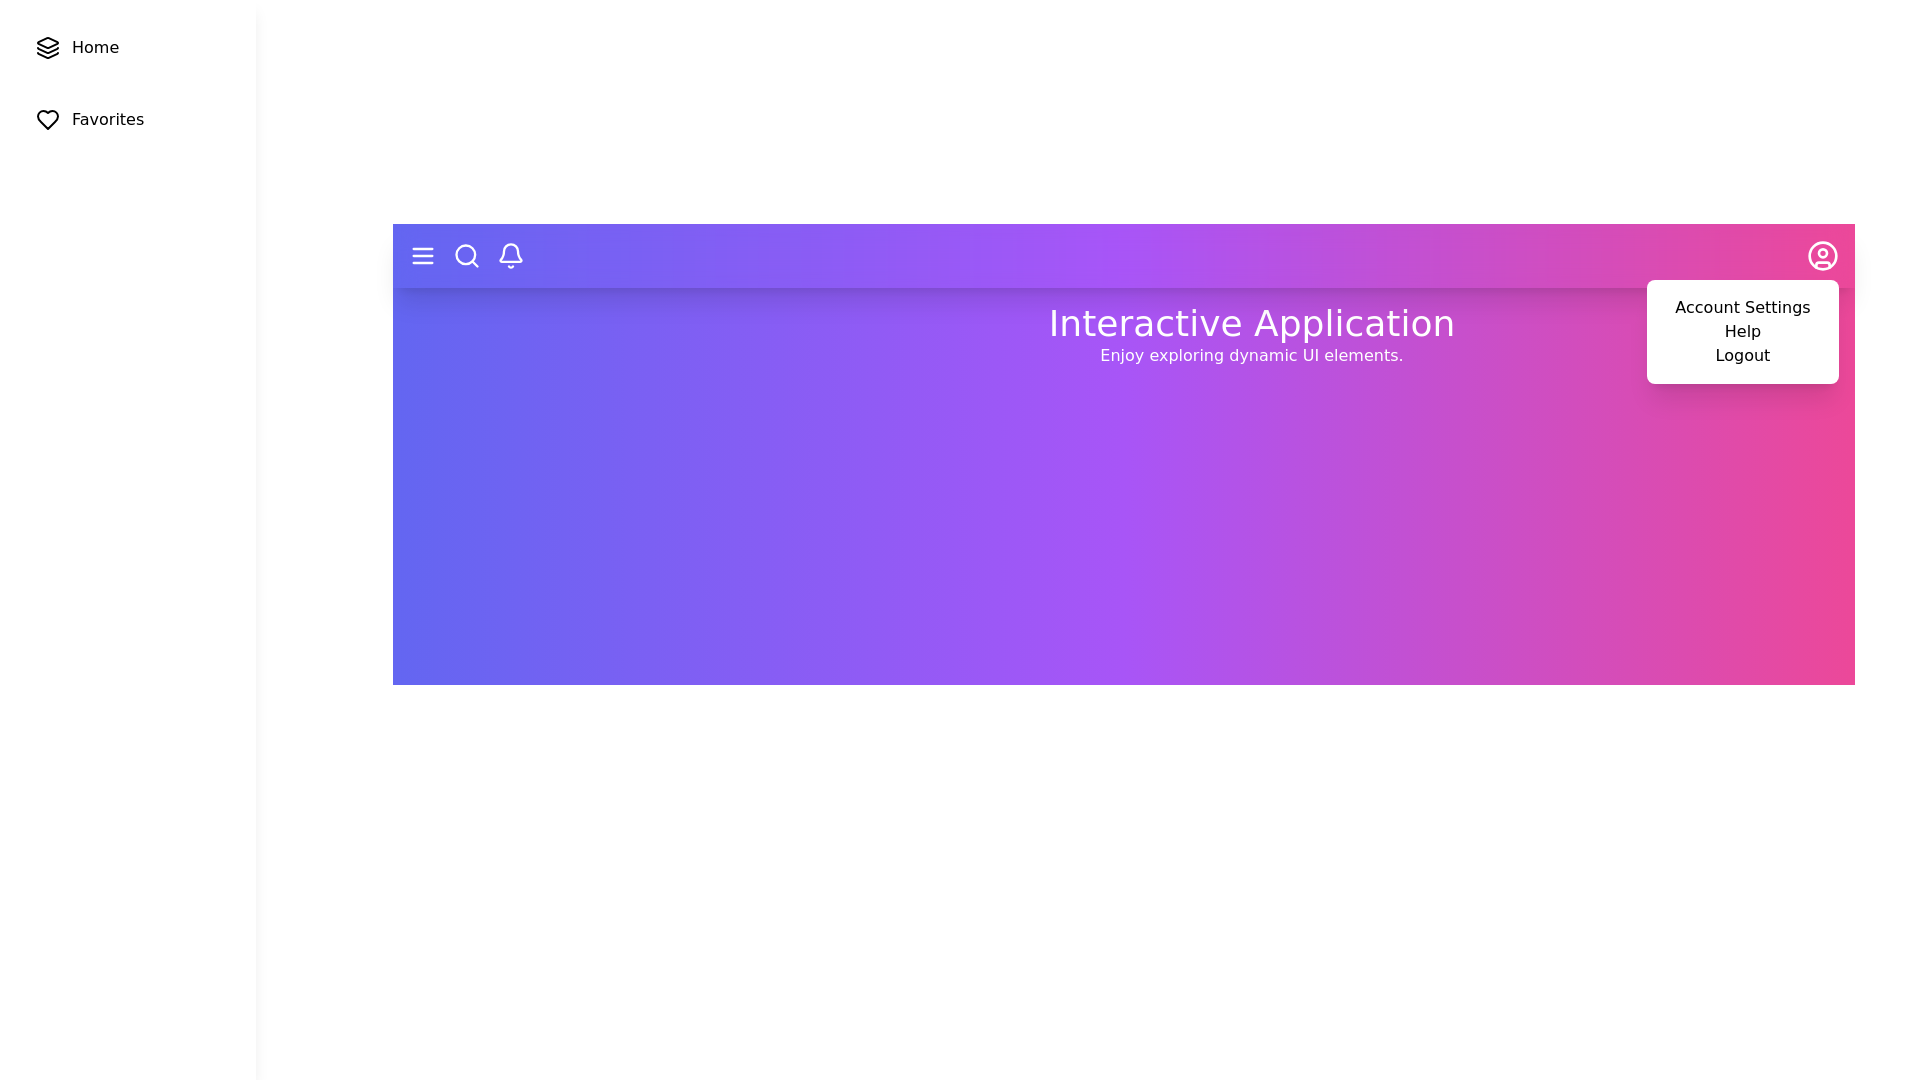 This screenshot has width=1920, height=1080. Describe the element at coordinates (1741, 308) in the screenshot. I see `the Account Settings option from the dropdown menu` at that location.